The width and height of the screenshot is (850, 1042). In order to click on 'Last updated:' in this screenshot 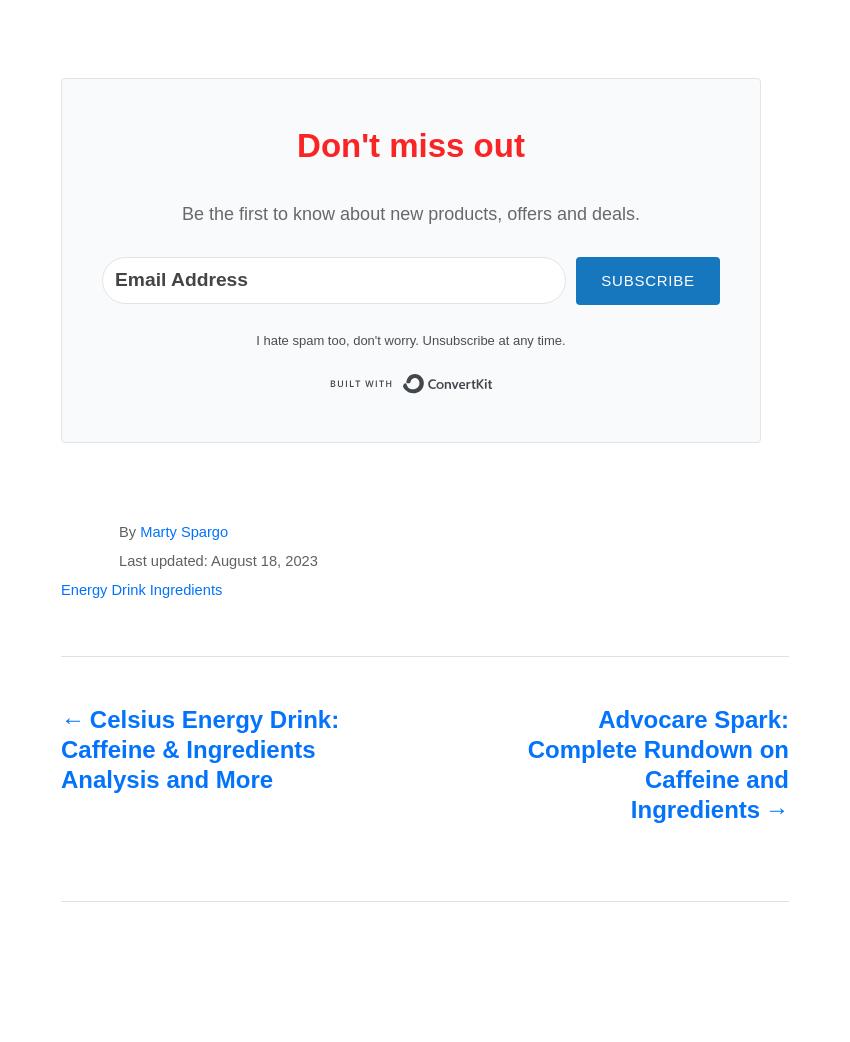, I will do `click(164, 560)`.